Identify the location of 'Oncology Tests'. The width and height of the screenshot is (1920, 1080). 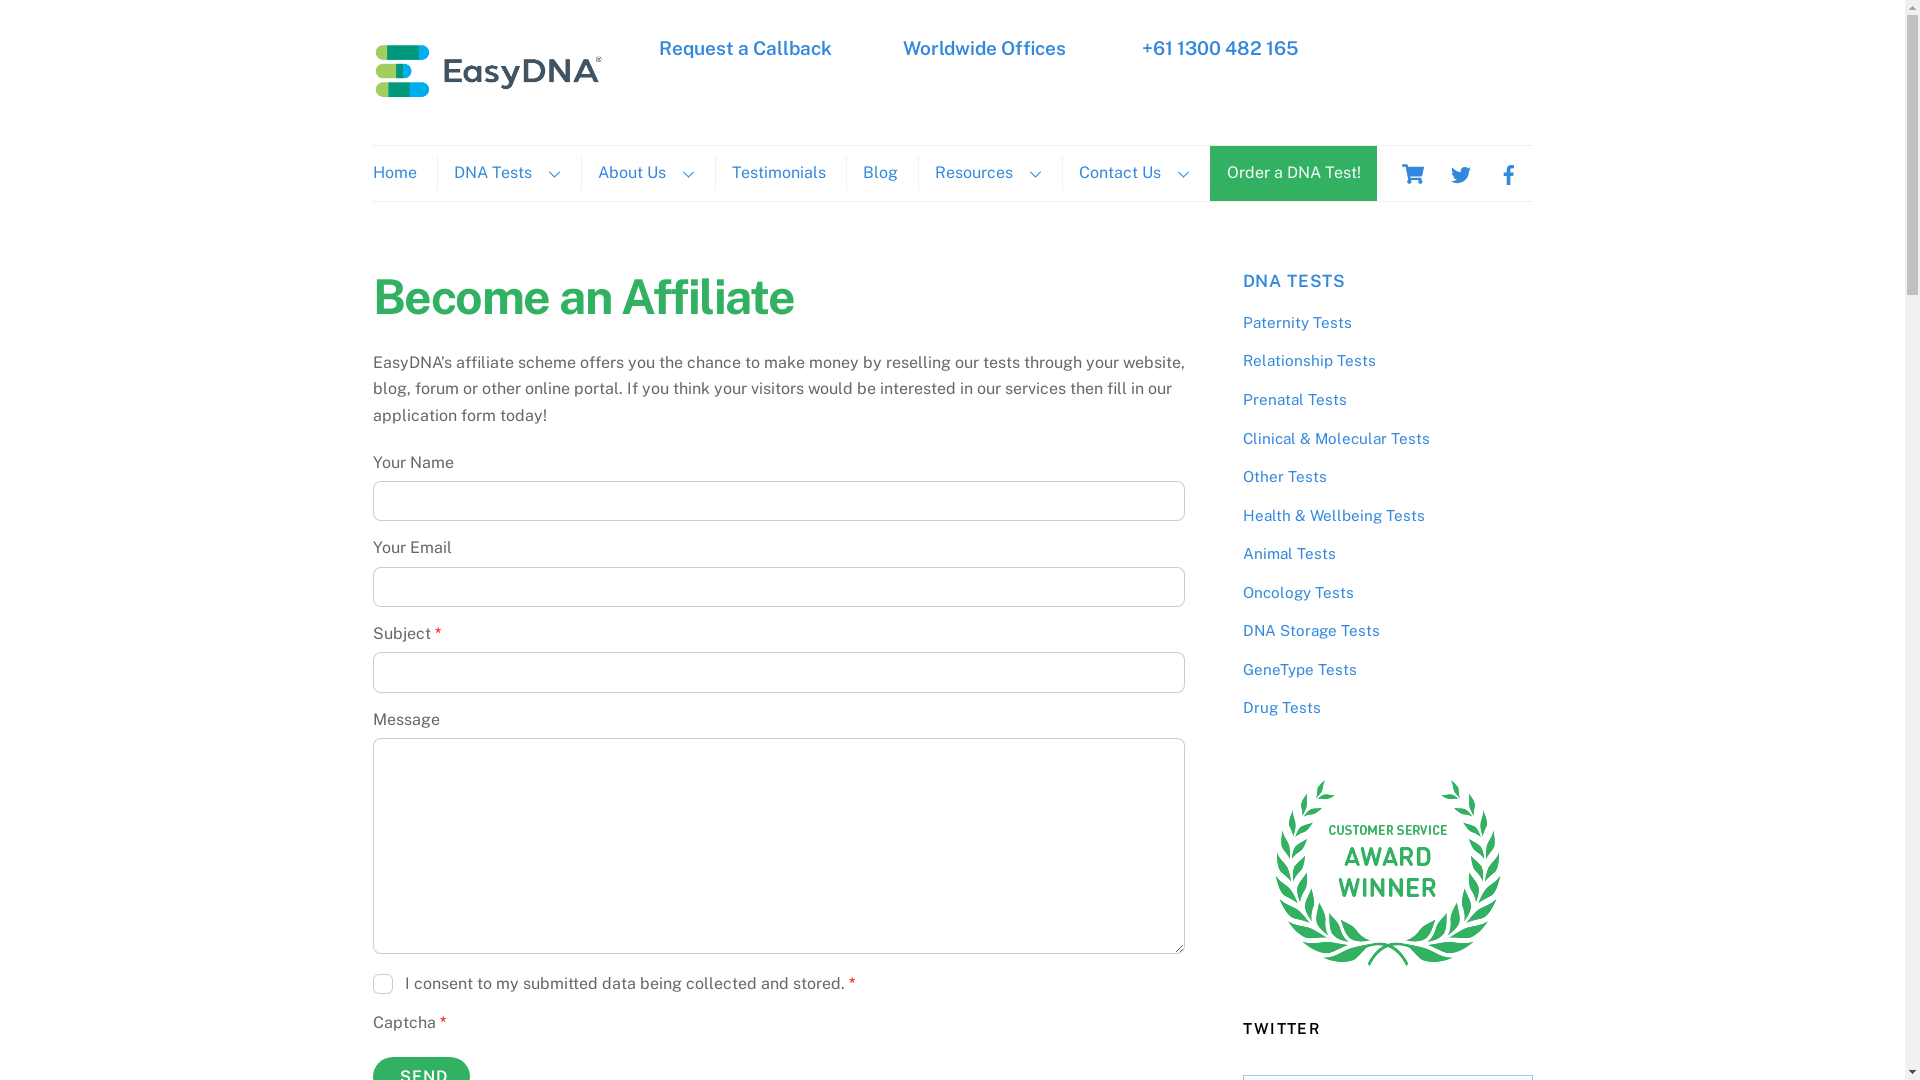
(1297, 591).